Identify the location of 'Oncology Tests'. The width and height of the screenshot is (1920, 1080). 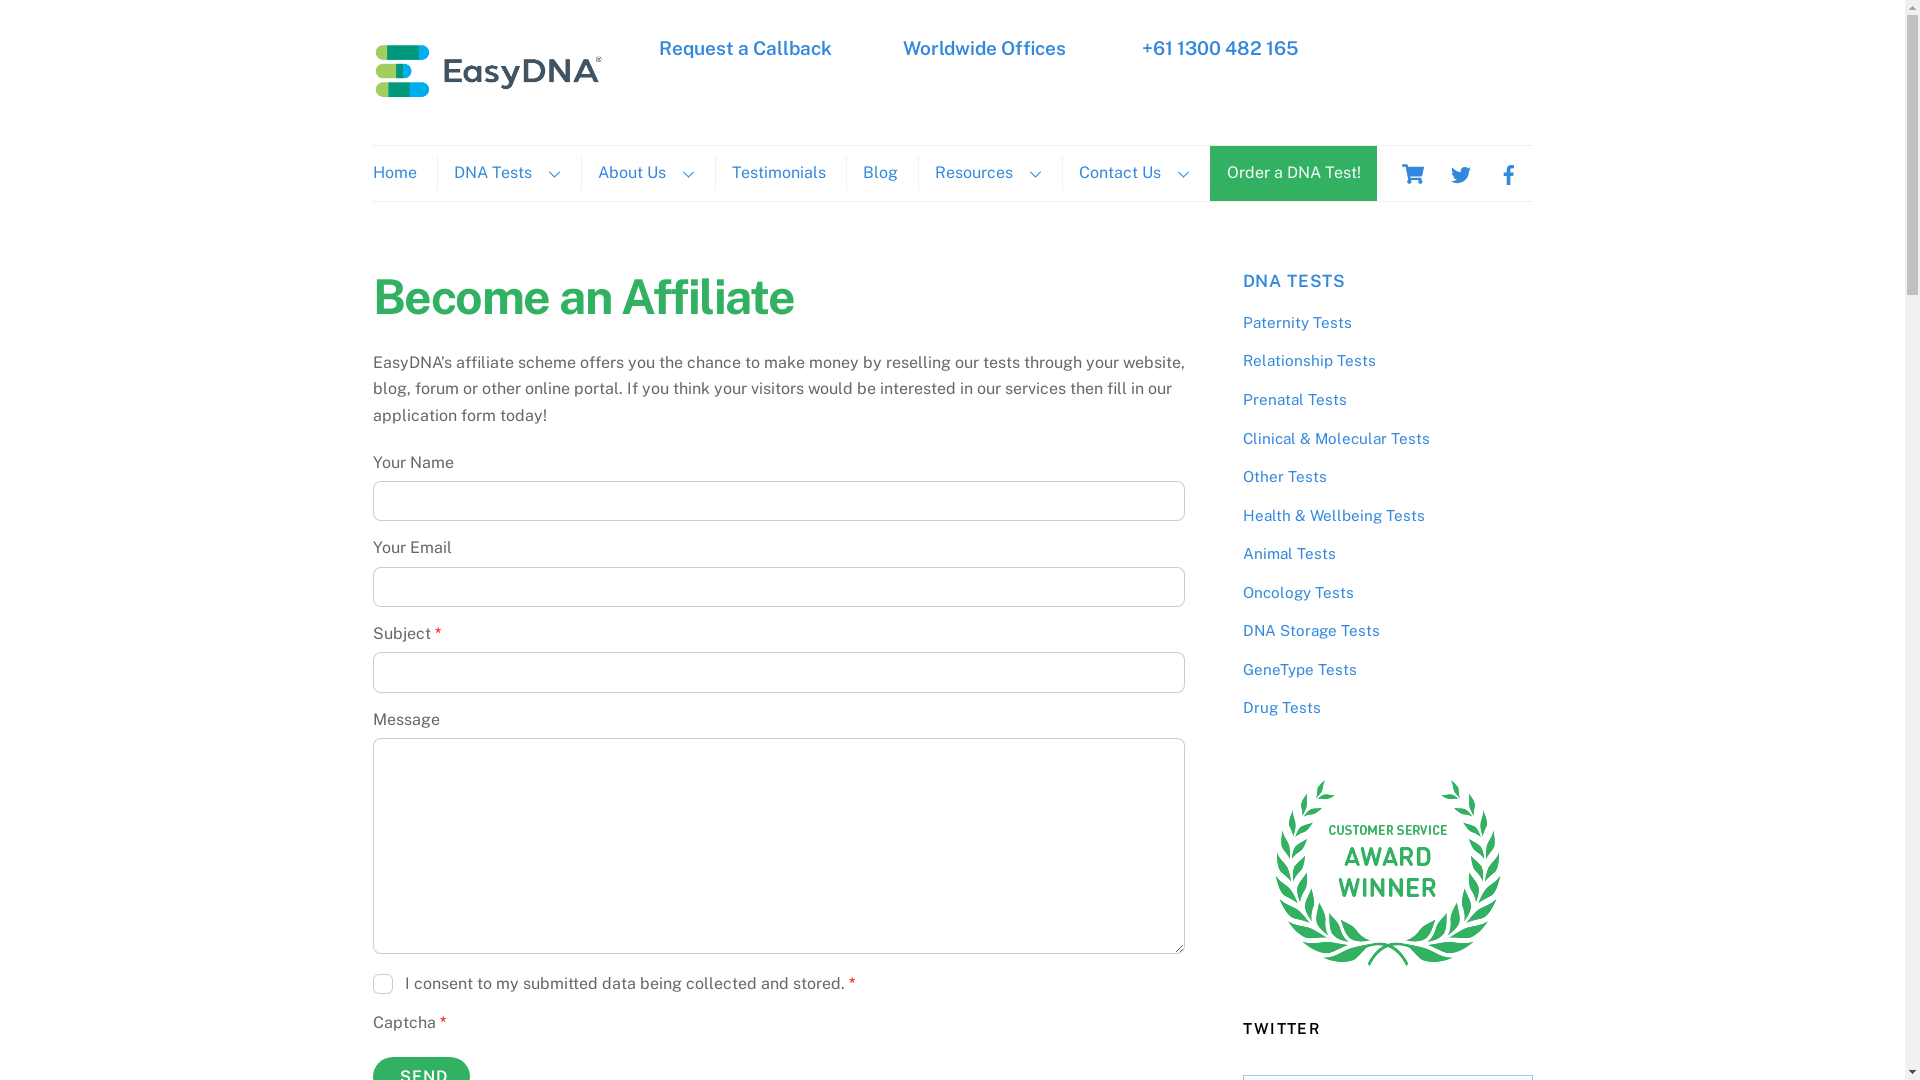
(1297, 591).